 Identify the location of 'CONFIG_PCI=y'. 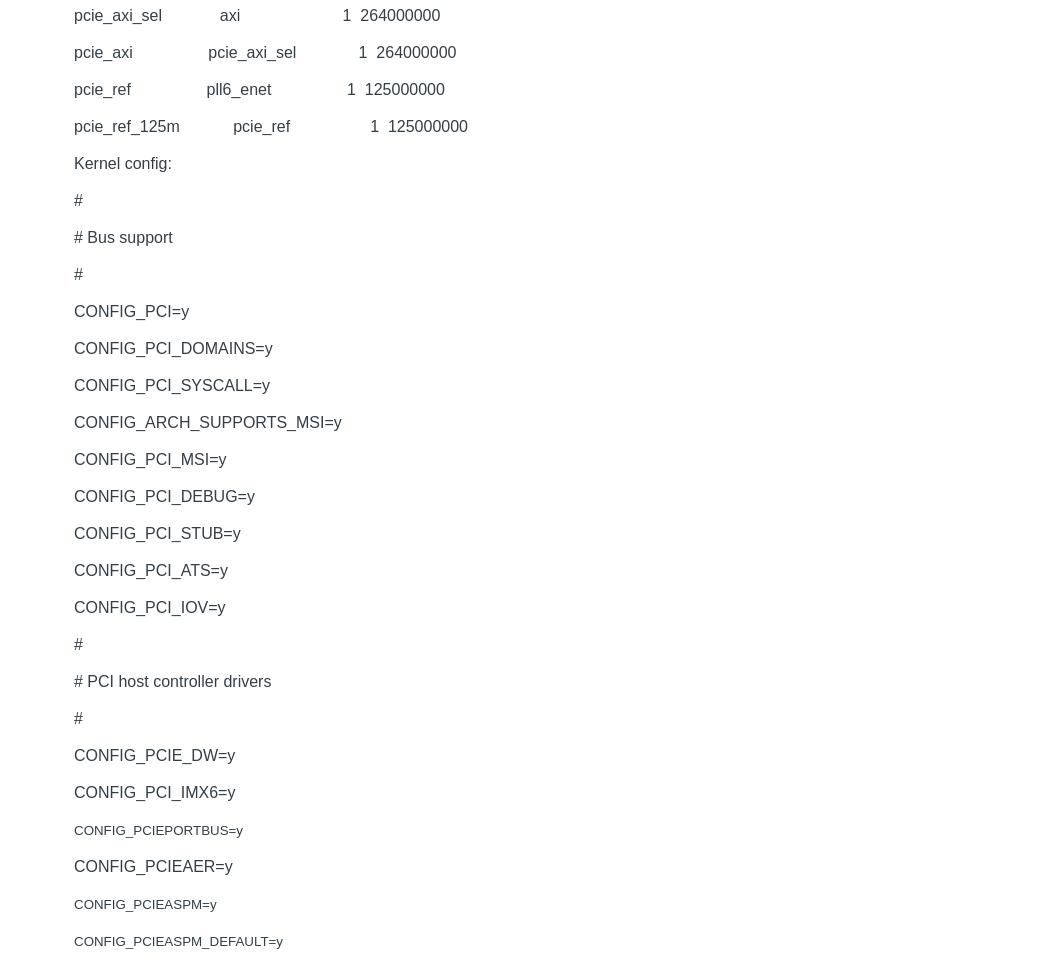
(73, 311).